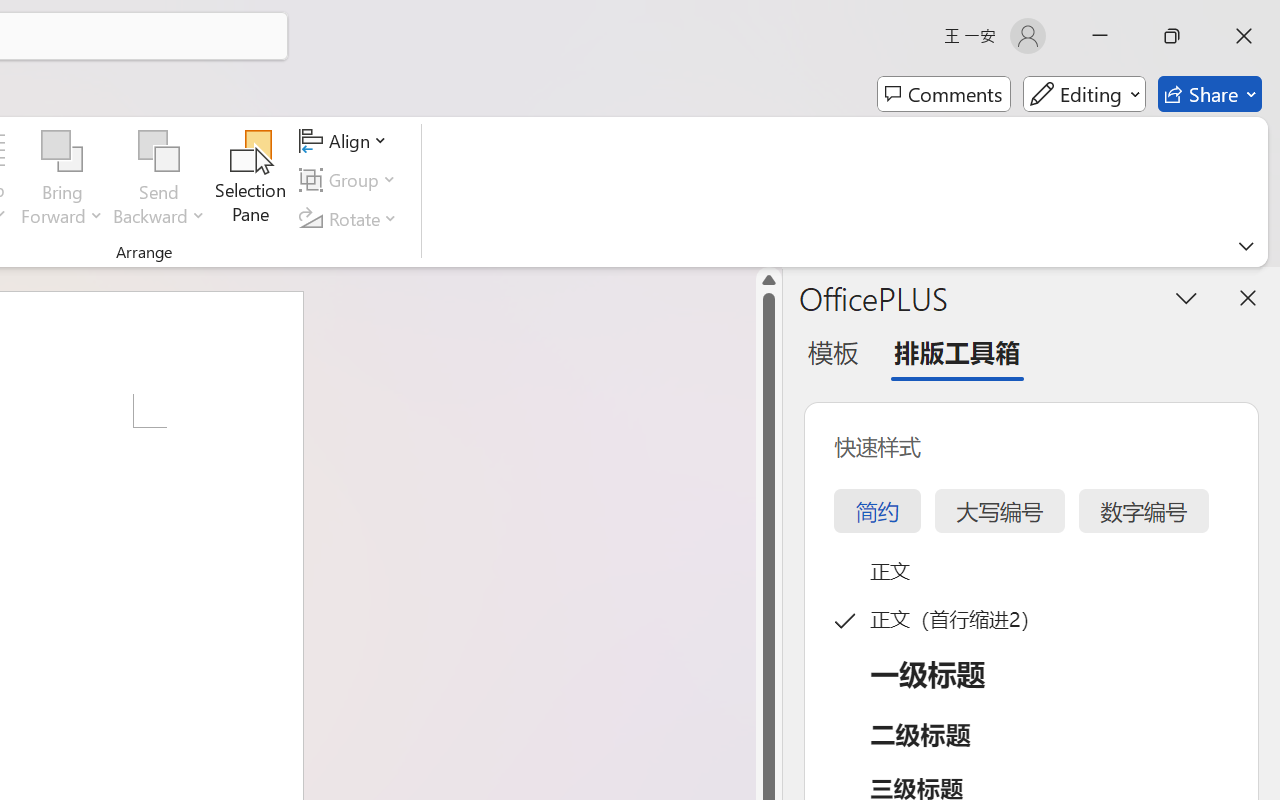 The width and height of the screenshot is (1280, 800). What do you see at coordinates (250, 179) in the screenshot?
I see `'Selection Pane...'` at bounding box center [250, 179].